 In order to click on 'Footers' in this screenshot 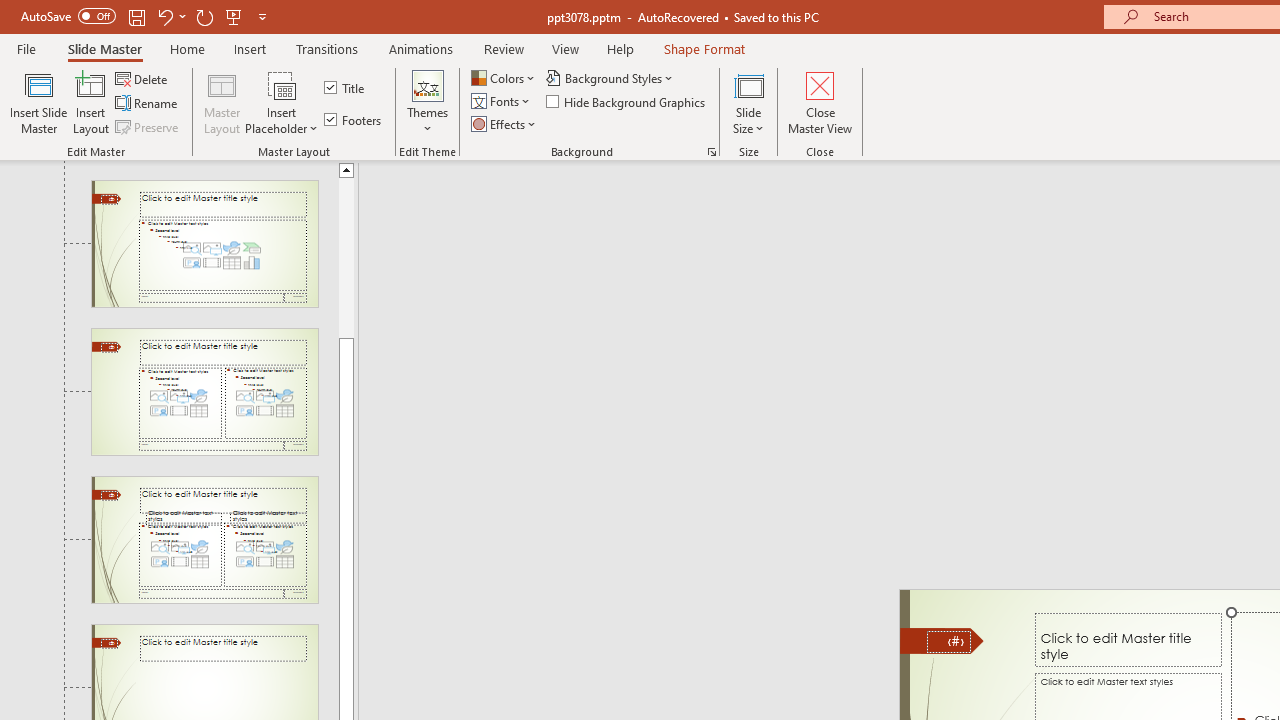, I will do `click(354, 119)`.